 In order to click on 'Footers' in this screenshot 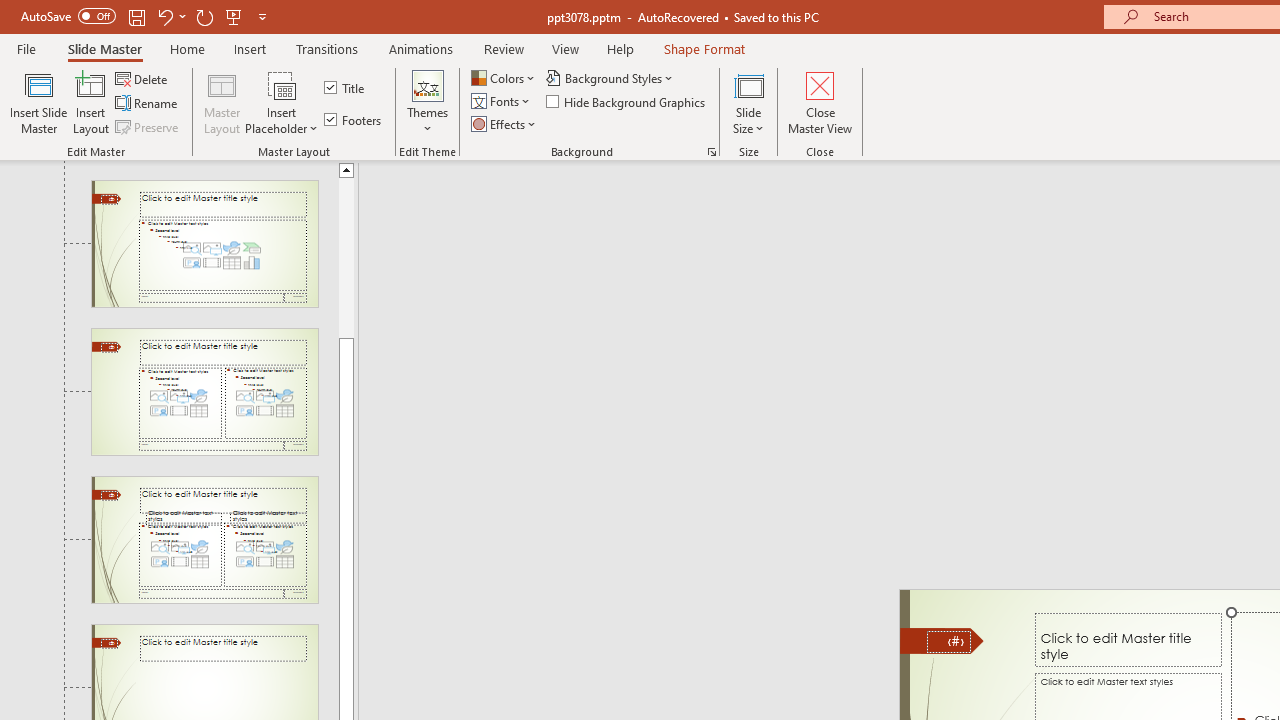, I will do `click(354, 119)`.